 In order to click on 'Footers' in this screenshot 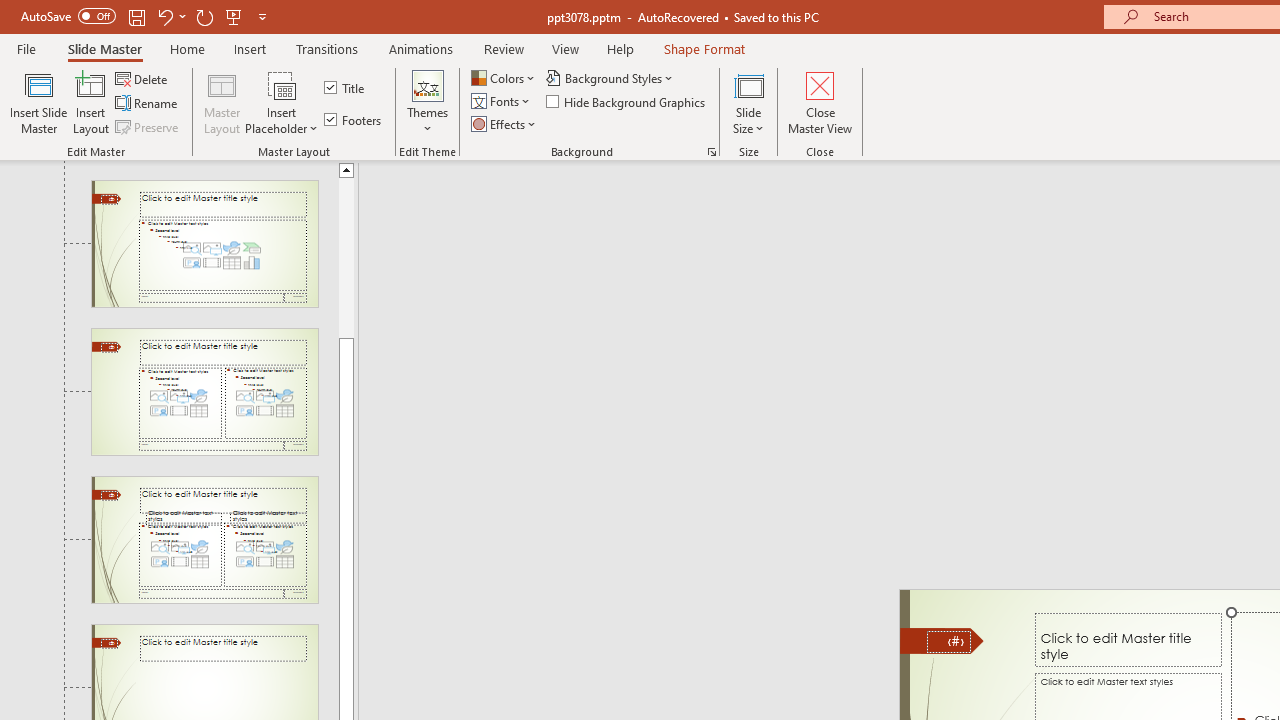, I will do `click(354, 119)`.